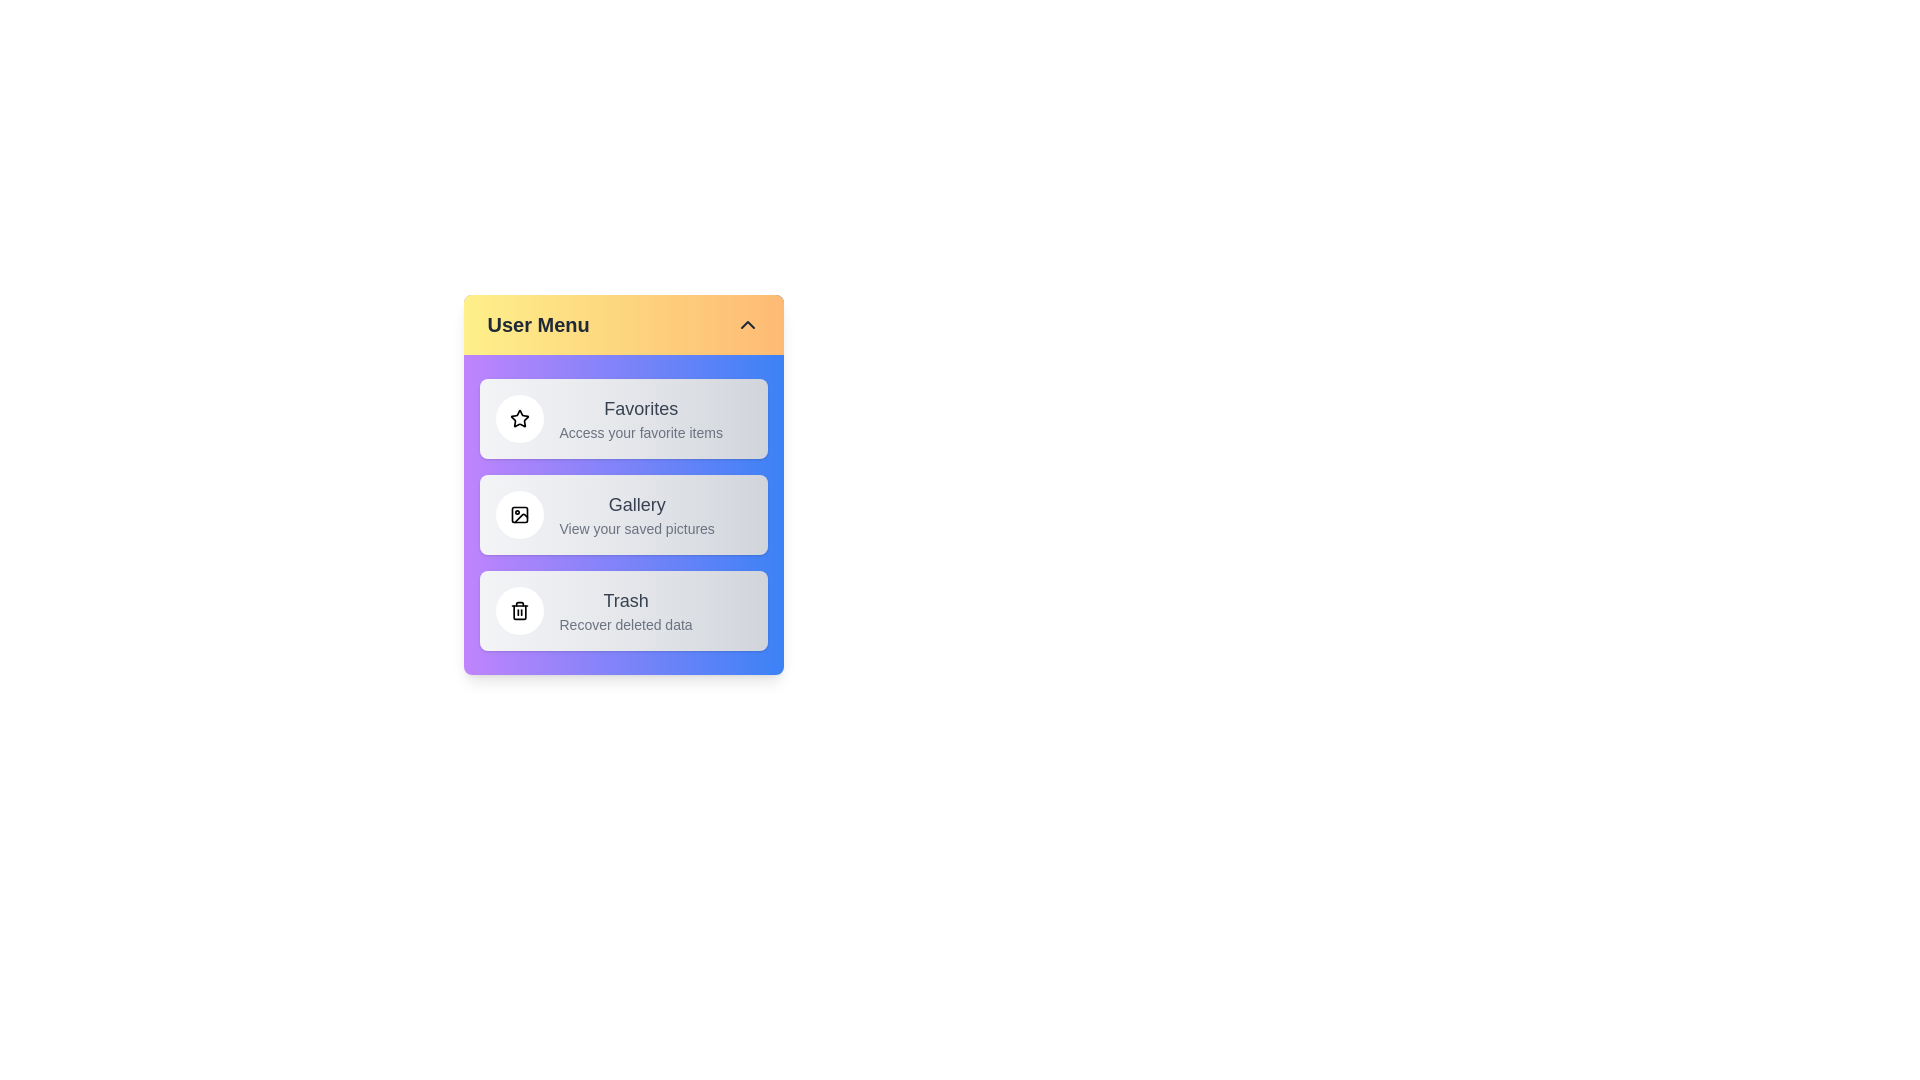 The image size is (1920, 1080). Describe the element at coordinates (519, 418) in the screenshot. I see `the icon of the menu item Favorites` at that location.